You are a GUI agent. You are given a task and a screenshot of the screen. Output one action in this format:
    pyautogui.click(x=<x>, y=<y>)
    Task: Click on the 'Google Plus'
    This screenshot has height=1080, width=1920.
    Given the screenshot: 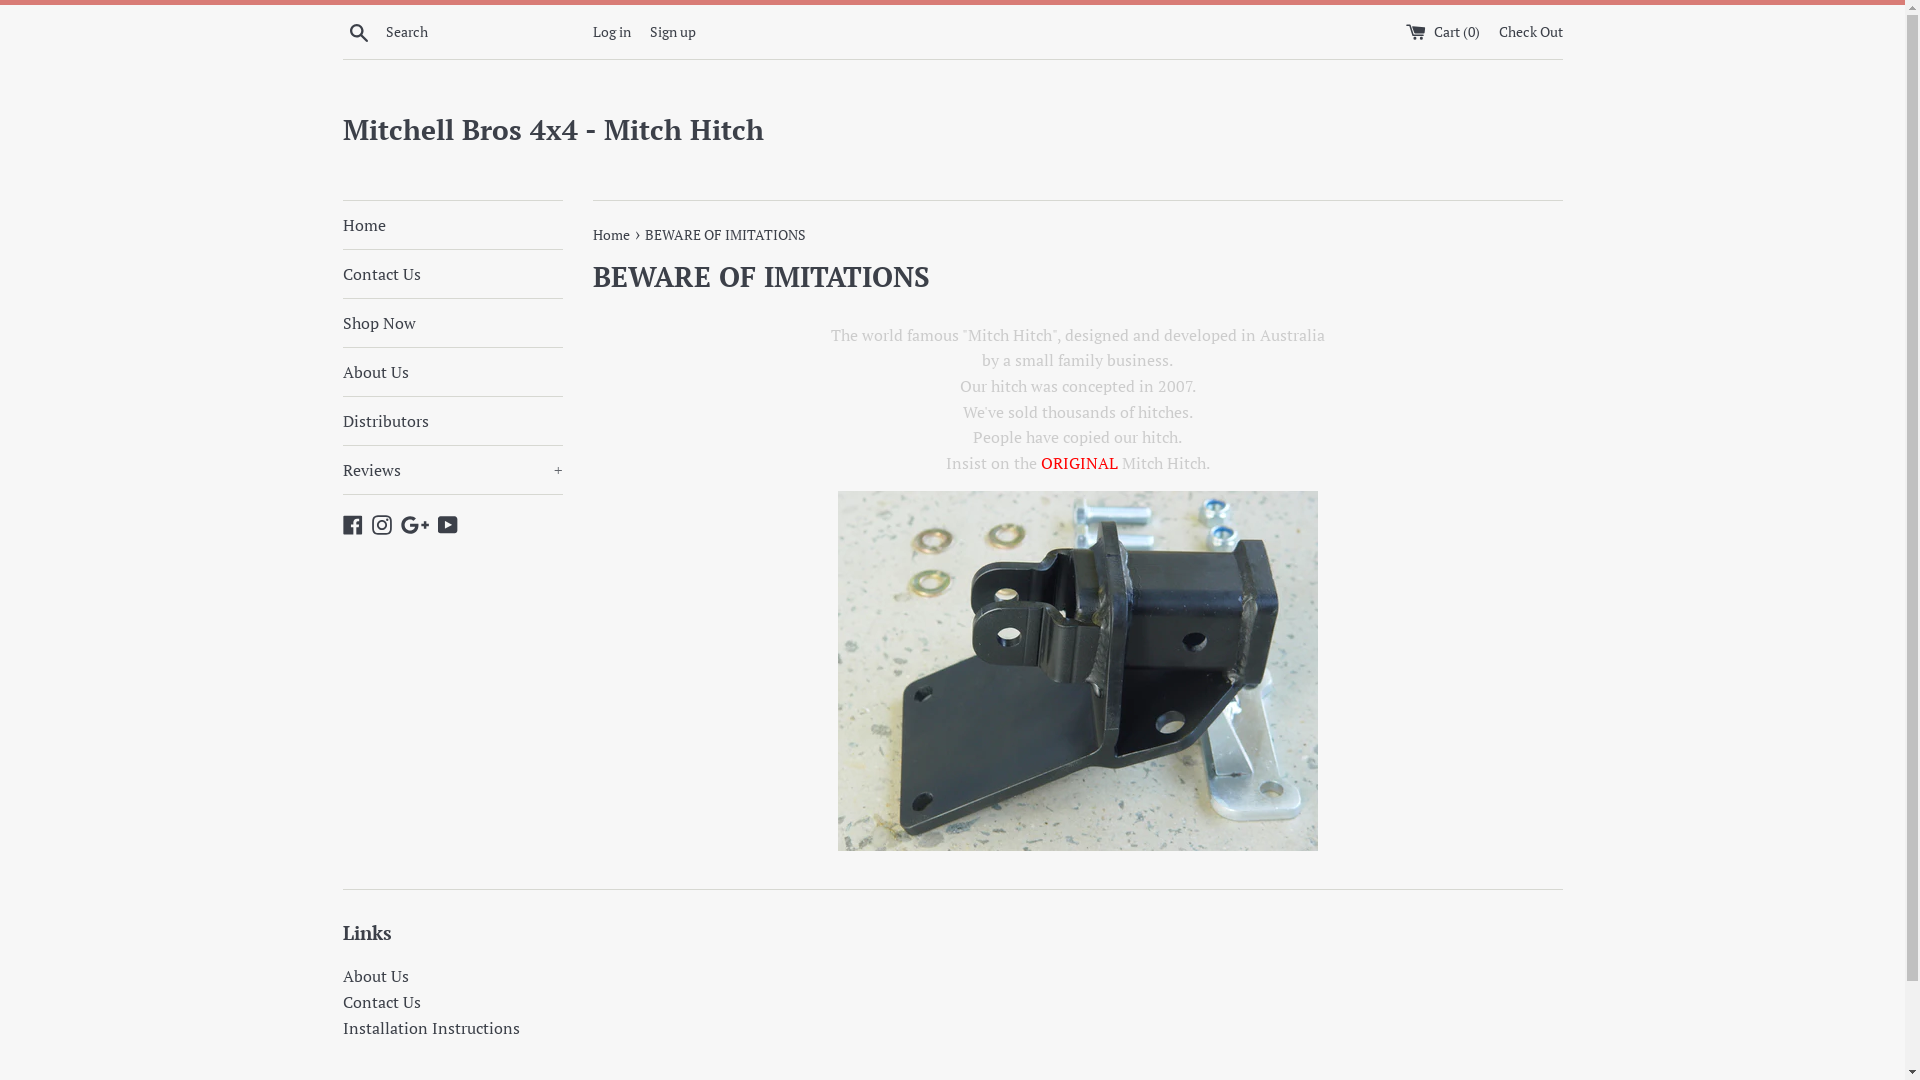 What is the action you would take?
    pyautogui.click(x=412, y=522)
    